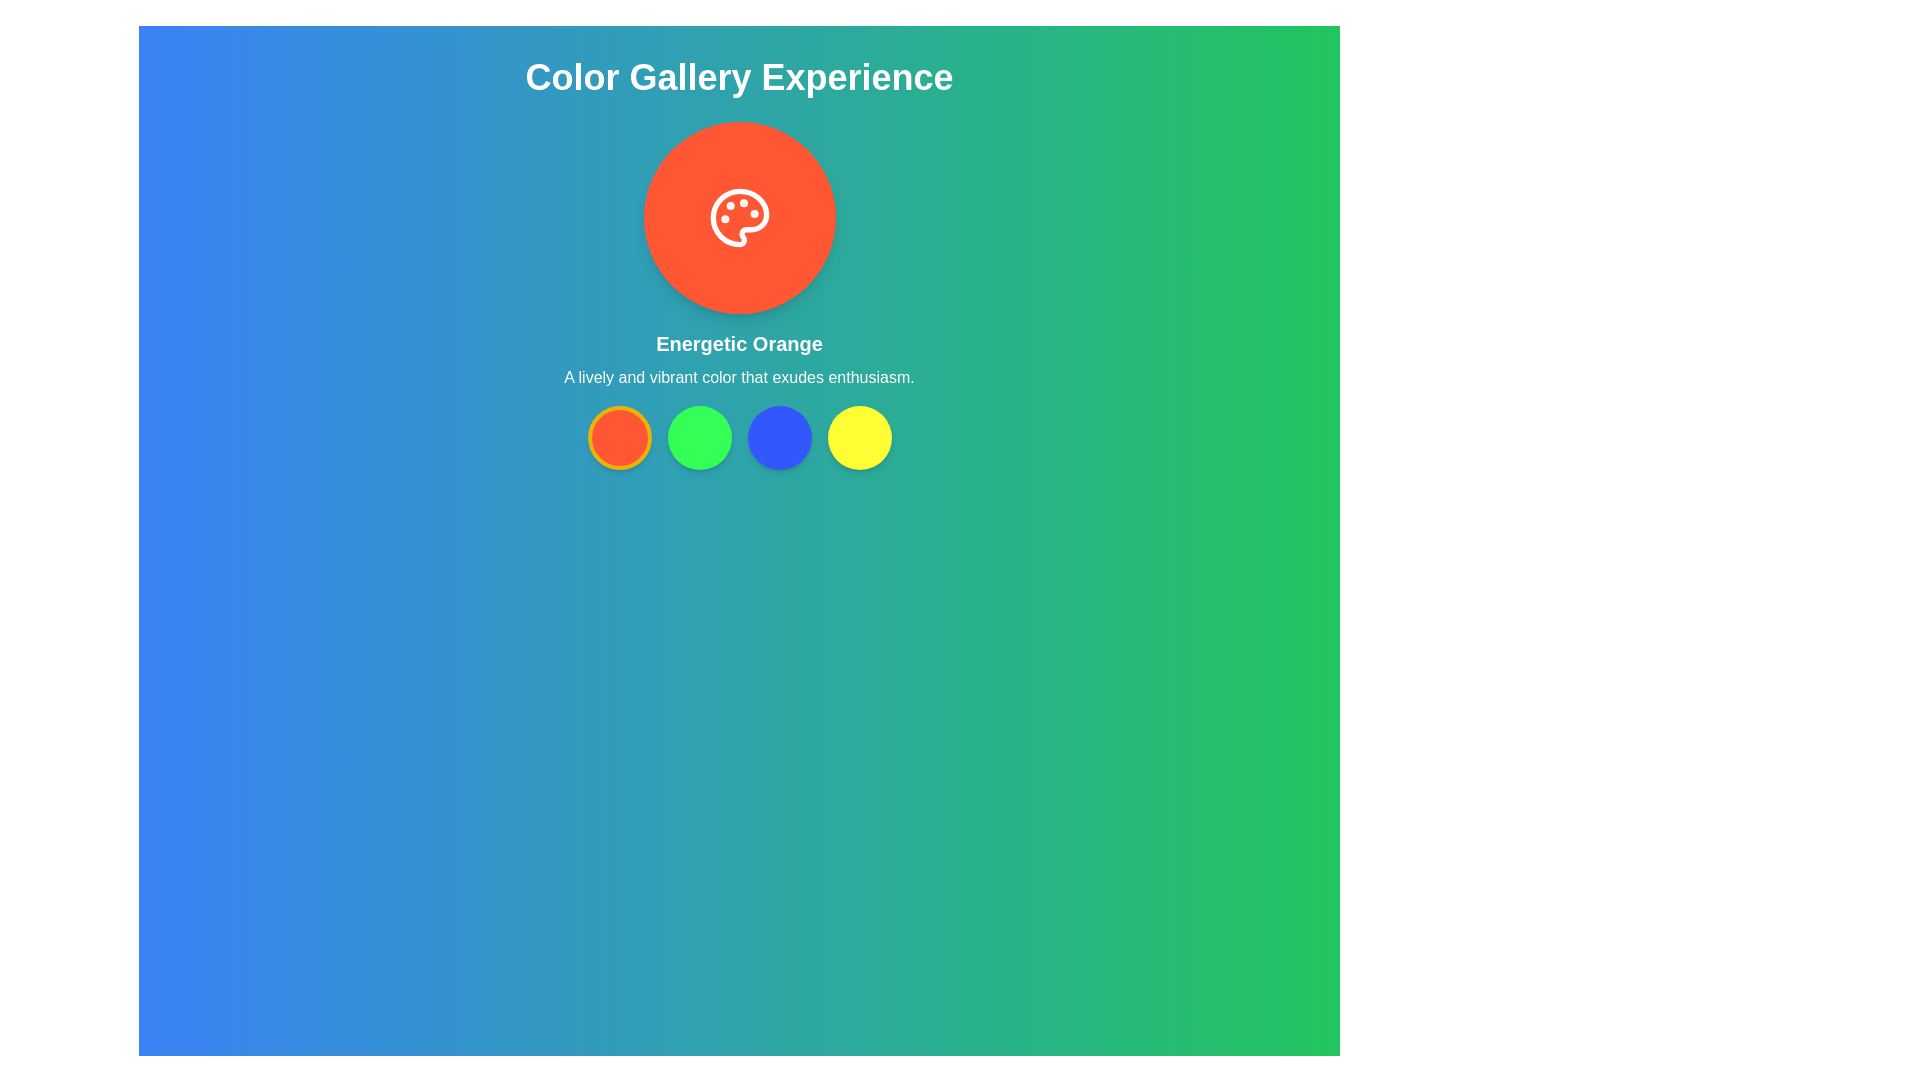  What do you see at coordinates (738, 218) in the screenshot?
I see `the palette icon, which is represented by a white color icon inside a circular orange background, centrally located in the interface` at bounding box center [738, 218].